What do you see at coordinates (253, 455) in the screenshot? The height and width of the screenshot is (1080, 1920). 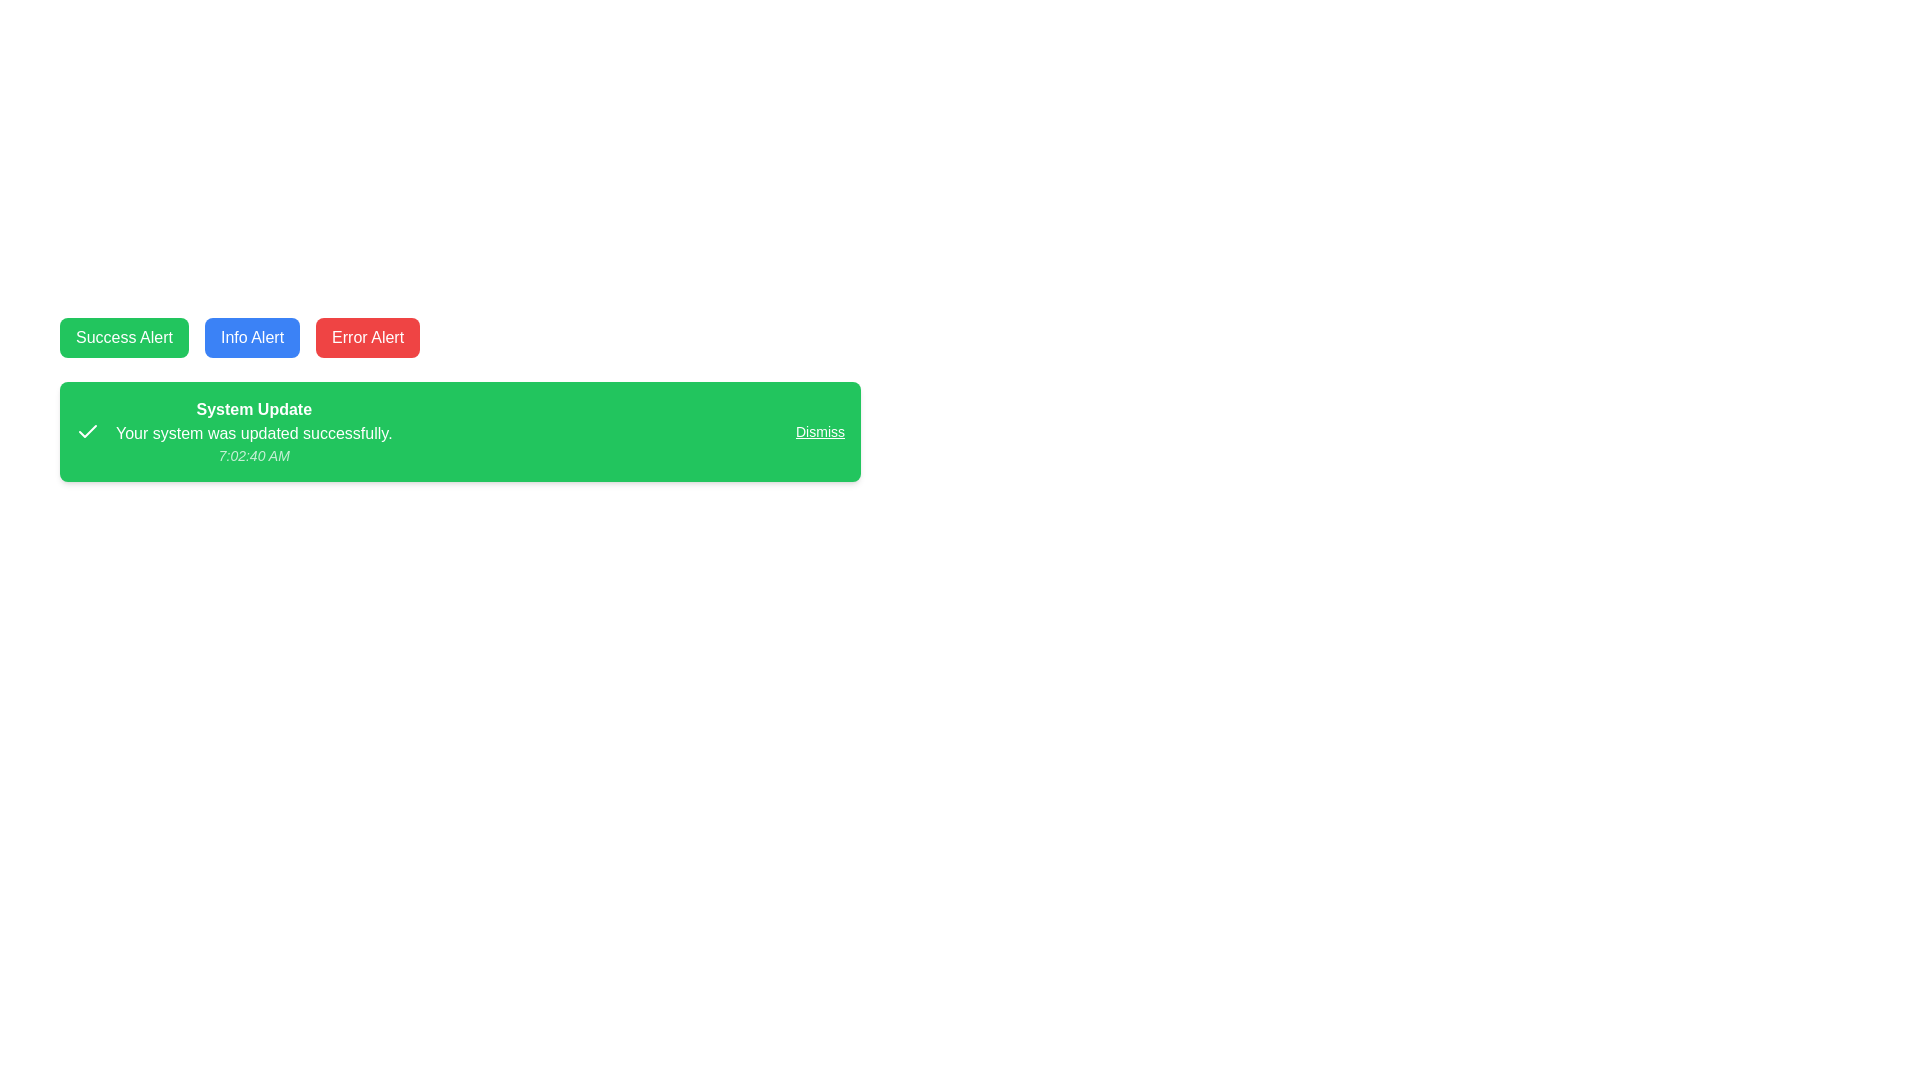 I see `the static text that reads '7:02:40 AM', which is styled in italic and semi-transparent, located below the message 'Your system was updated successfully.' in the green notification card for the 'System Update'` at bounding box center [253, 455].